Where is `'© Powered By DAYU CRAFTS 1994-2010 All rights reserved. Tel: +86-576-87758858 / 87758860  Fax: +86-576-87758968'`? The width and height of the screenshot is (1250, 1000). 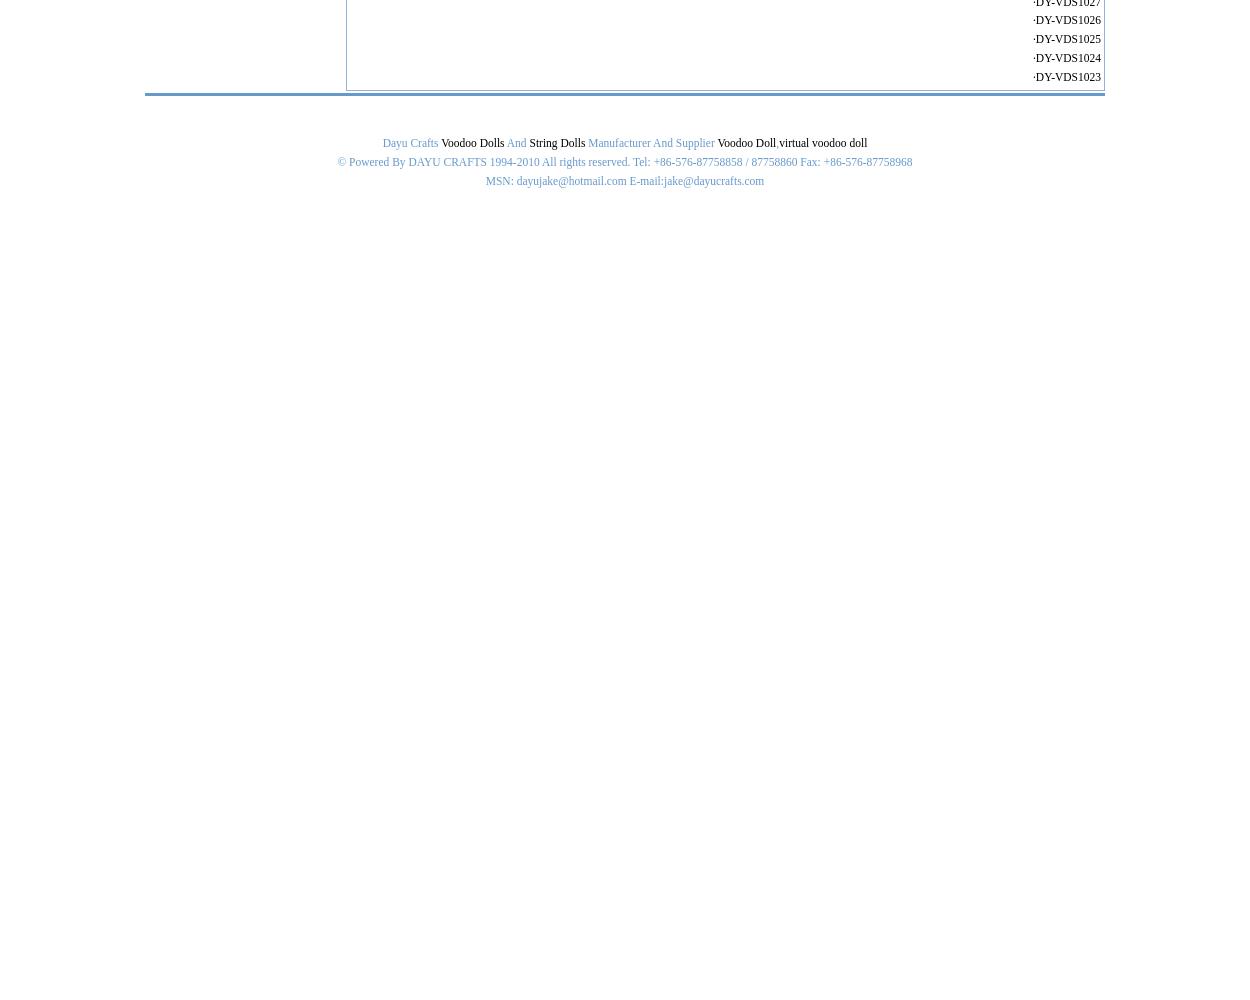 '© Powered By DAYU CRAFTS 1994-2010 All rights reserved. Tel: +86-576-87758858 / 87758860  Fax: +86-576-87758968' is located at coordinates (623, 162).